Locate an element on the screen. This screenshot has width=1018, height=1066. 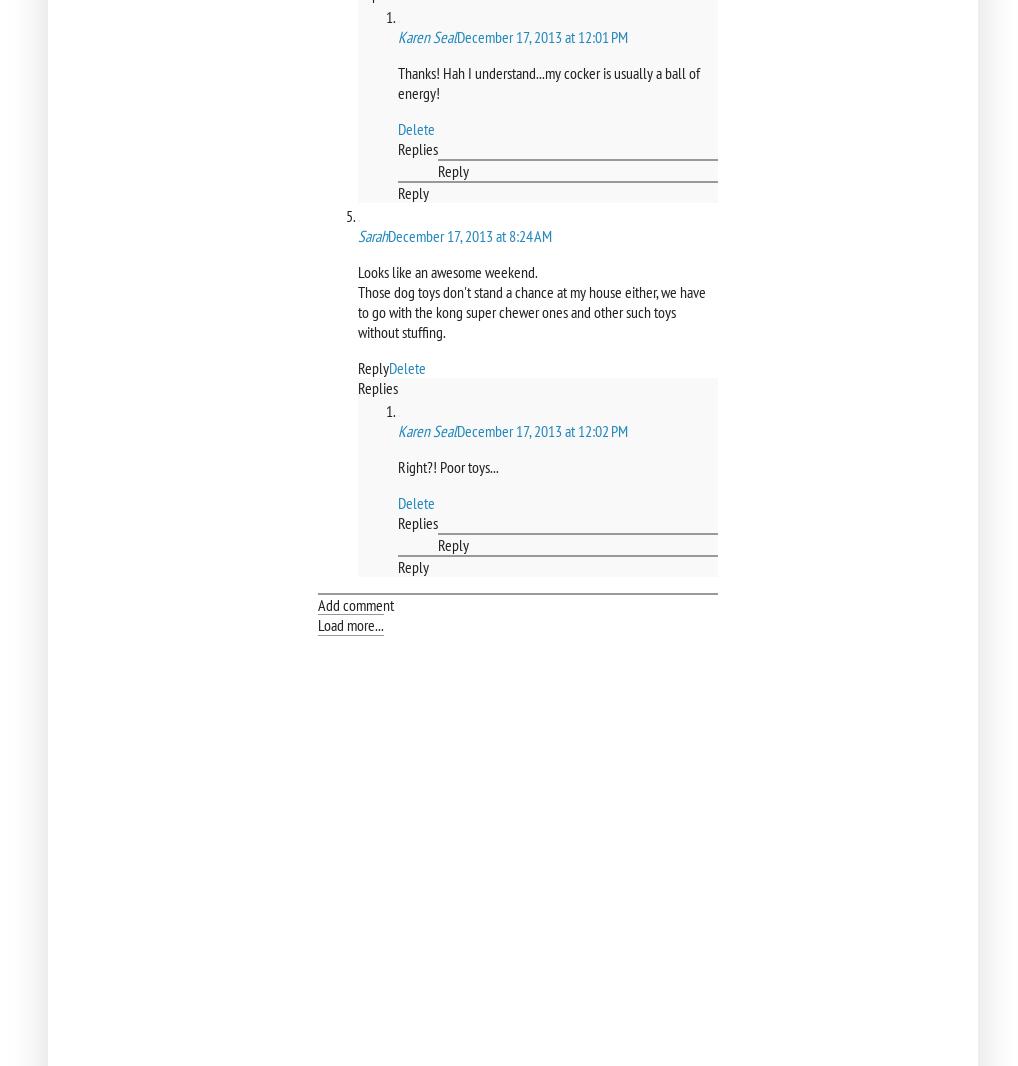
'December 17, 2013 at 12:02 PM' is located at coordinates (541, 430).